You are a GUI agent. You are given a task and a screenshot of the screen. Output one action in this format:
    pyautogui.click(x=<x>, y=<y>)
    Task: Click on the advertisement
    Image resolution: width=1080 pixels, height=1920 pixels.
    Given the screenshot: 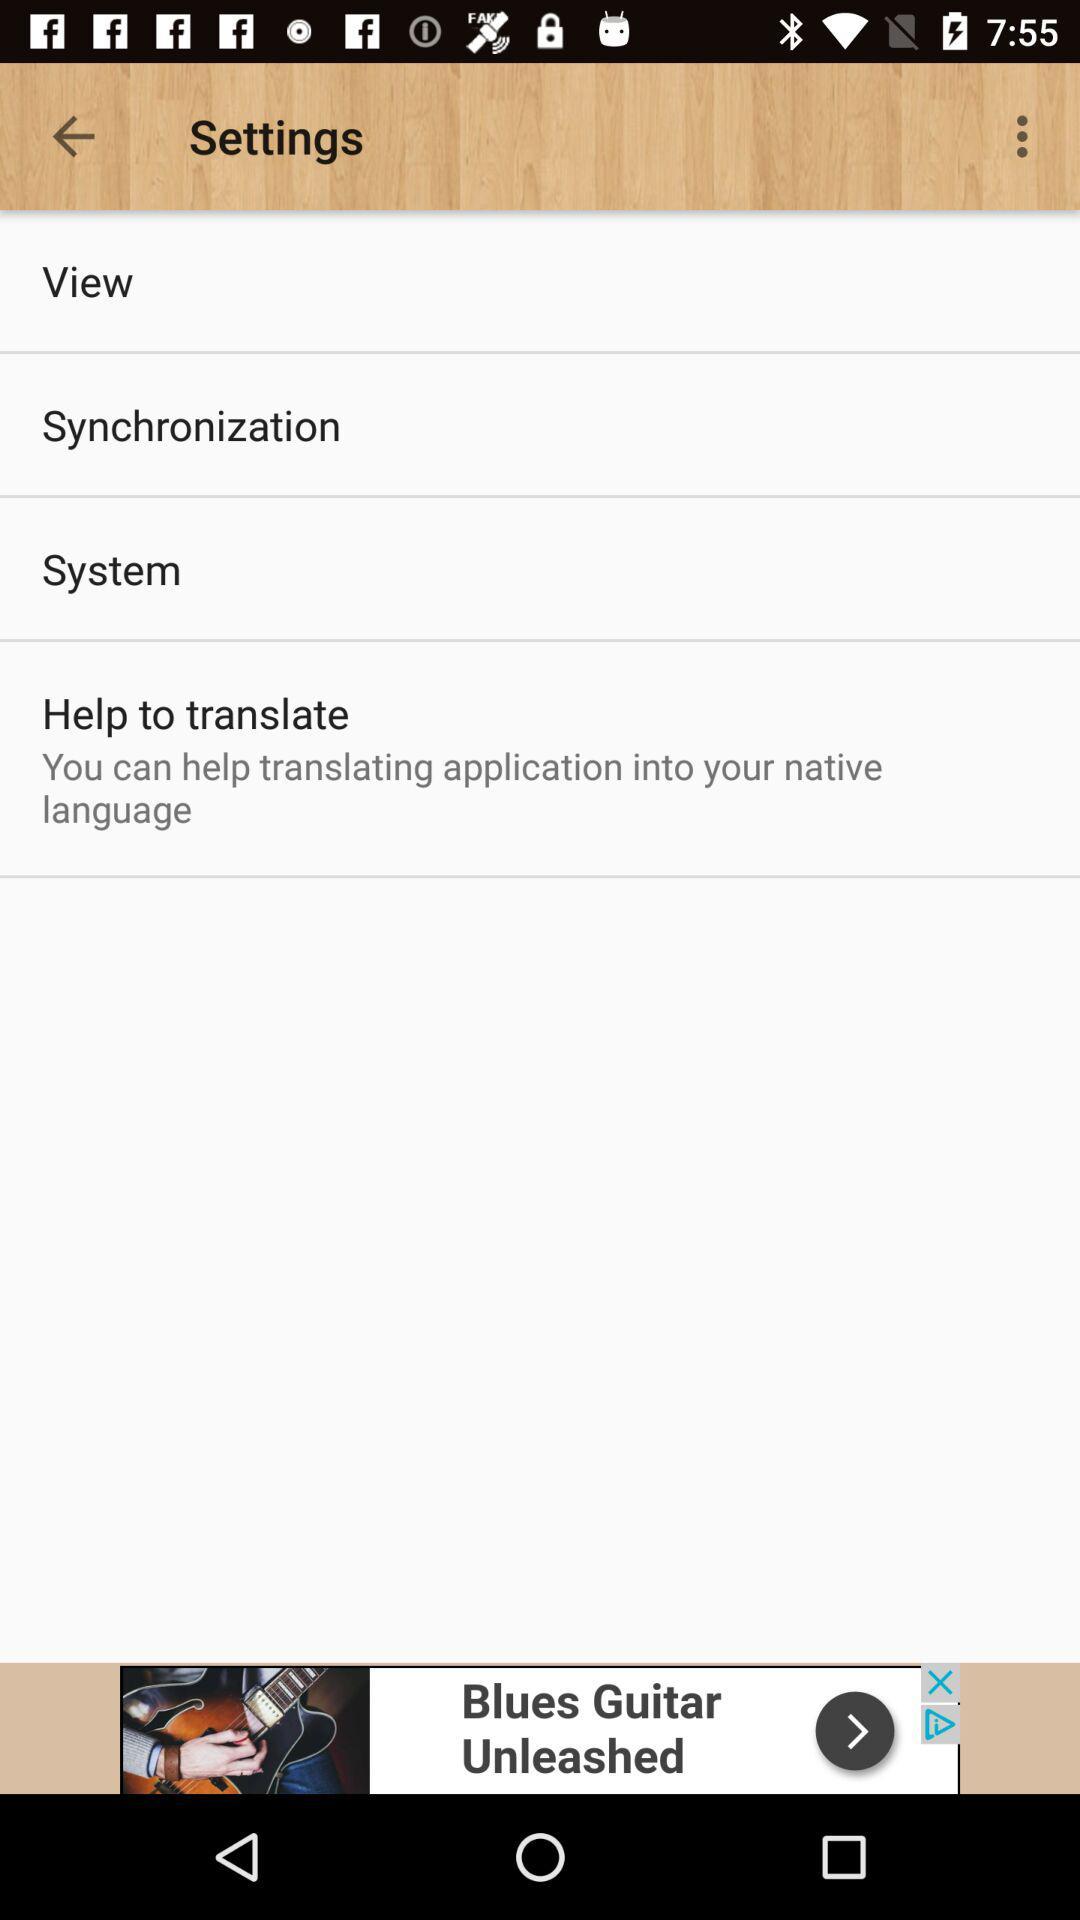 What is the action you would take?
    pyautogui.click(x=540, y=1727)
    